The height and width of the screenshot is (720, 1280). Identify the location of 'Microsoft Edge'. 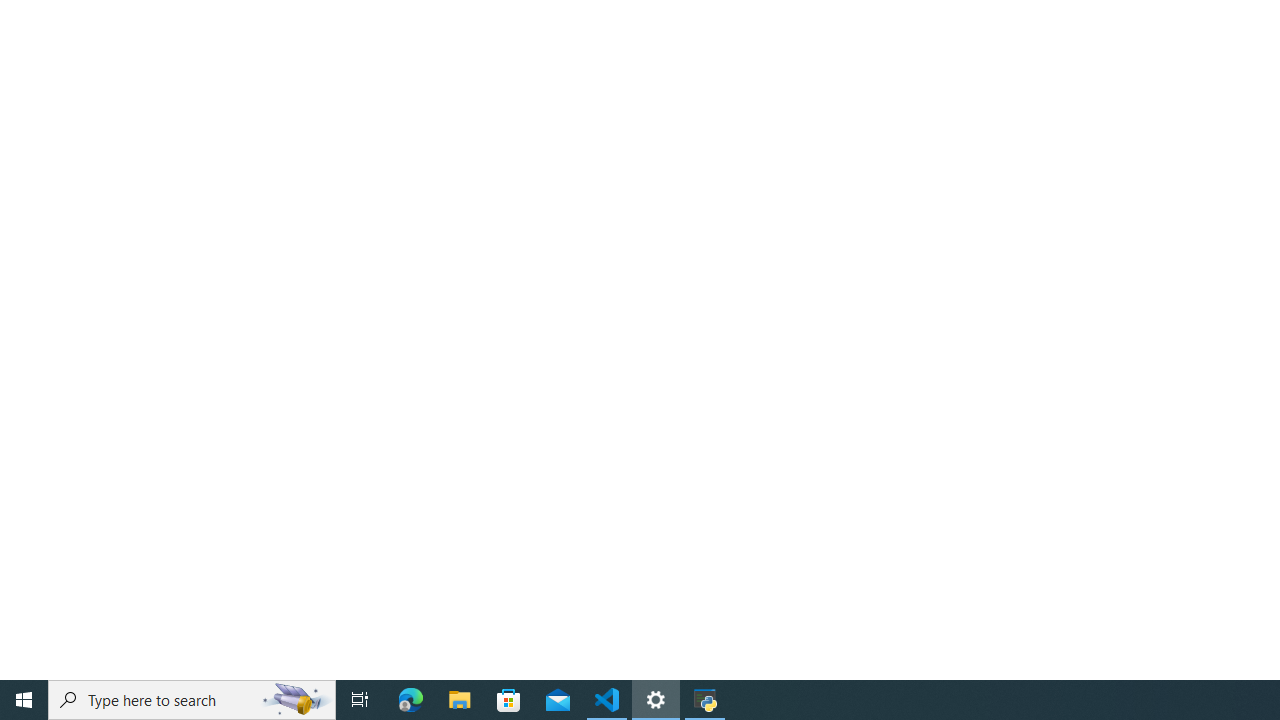
(410, 698).